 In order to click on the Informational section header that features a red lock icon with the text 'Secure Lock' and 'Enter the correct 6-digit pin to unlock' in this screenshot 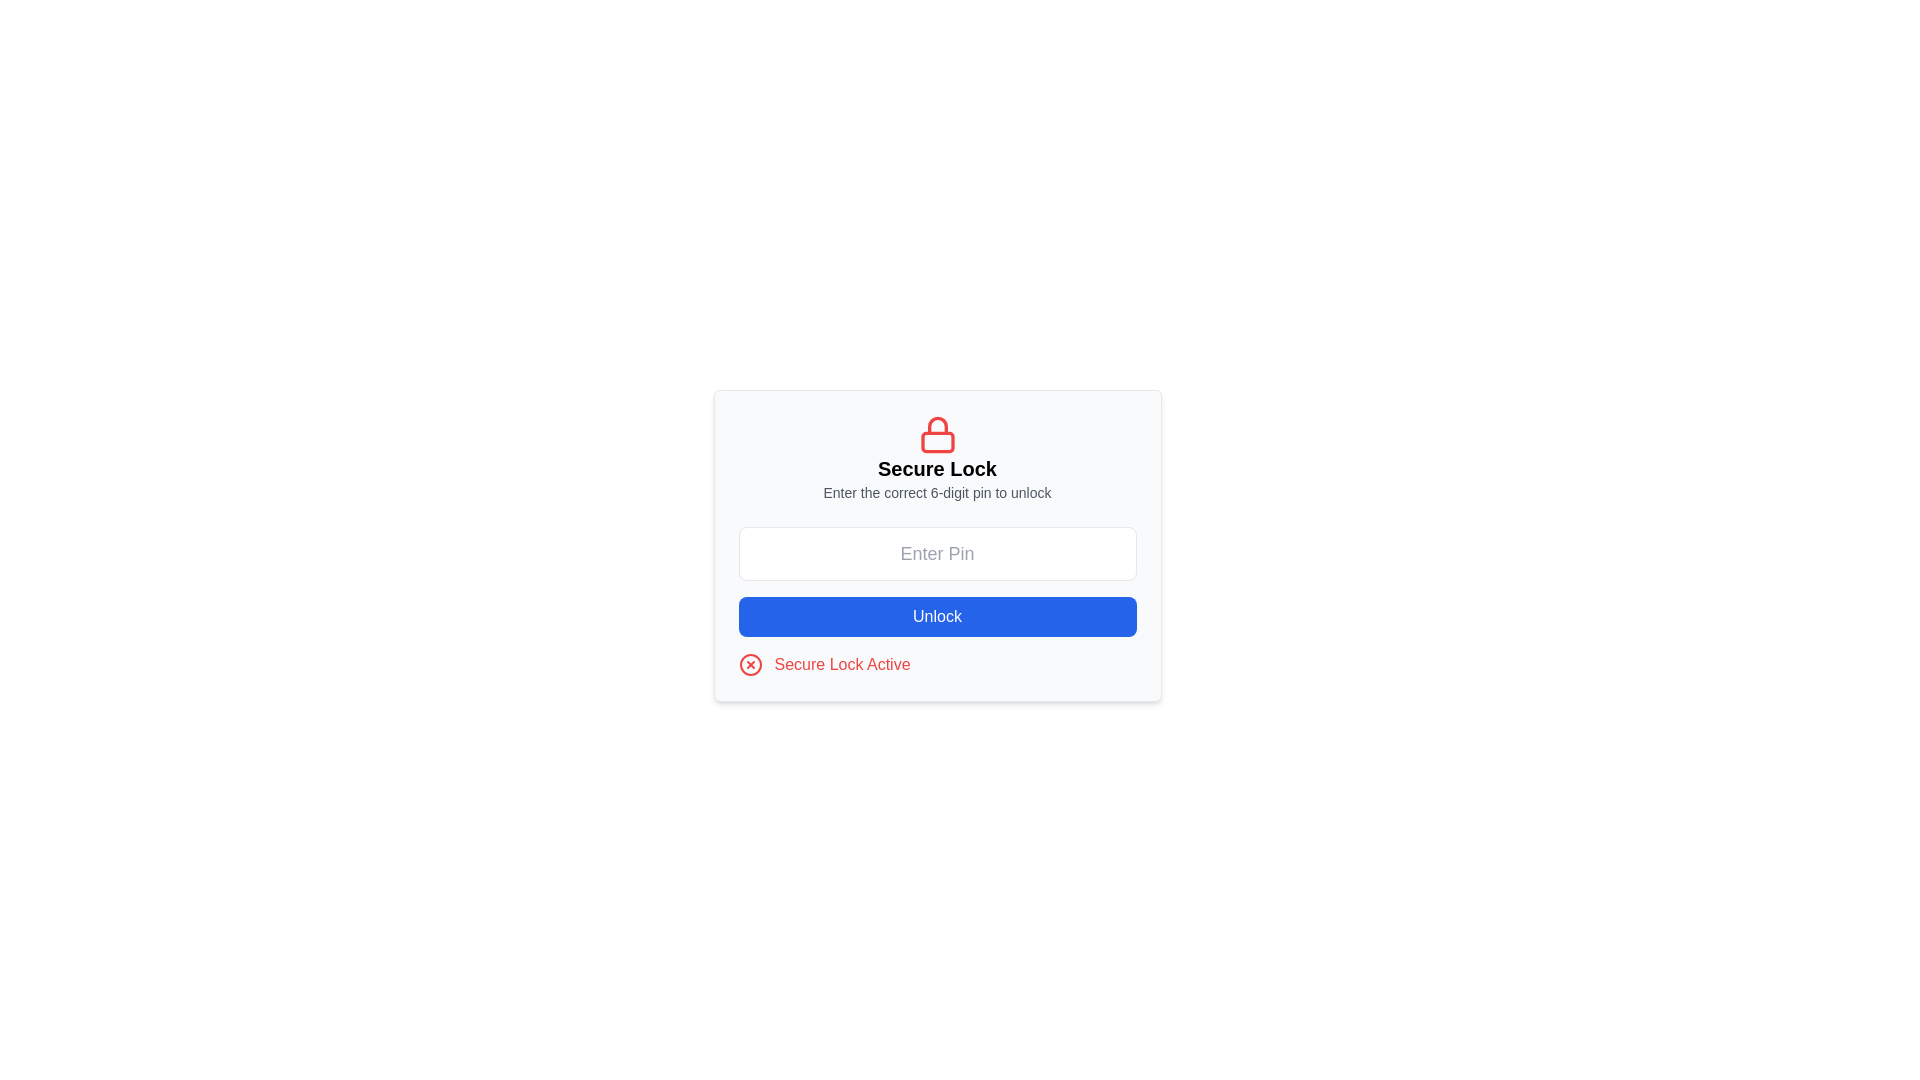, I will do `click(936, 459)`.